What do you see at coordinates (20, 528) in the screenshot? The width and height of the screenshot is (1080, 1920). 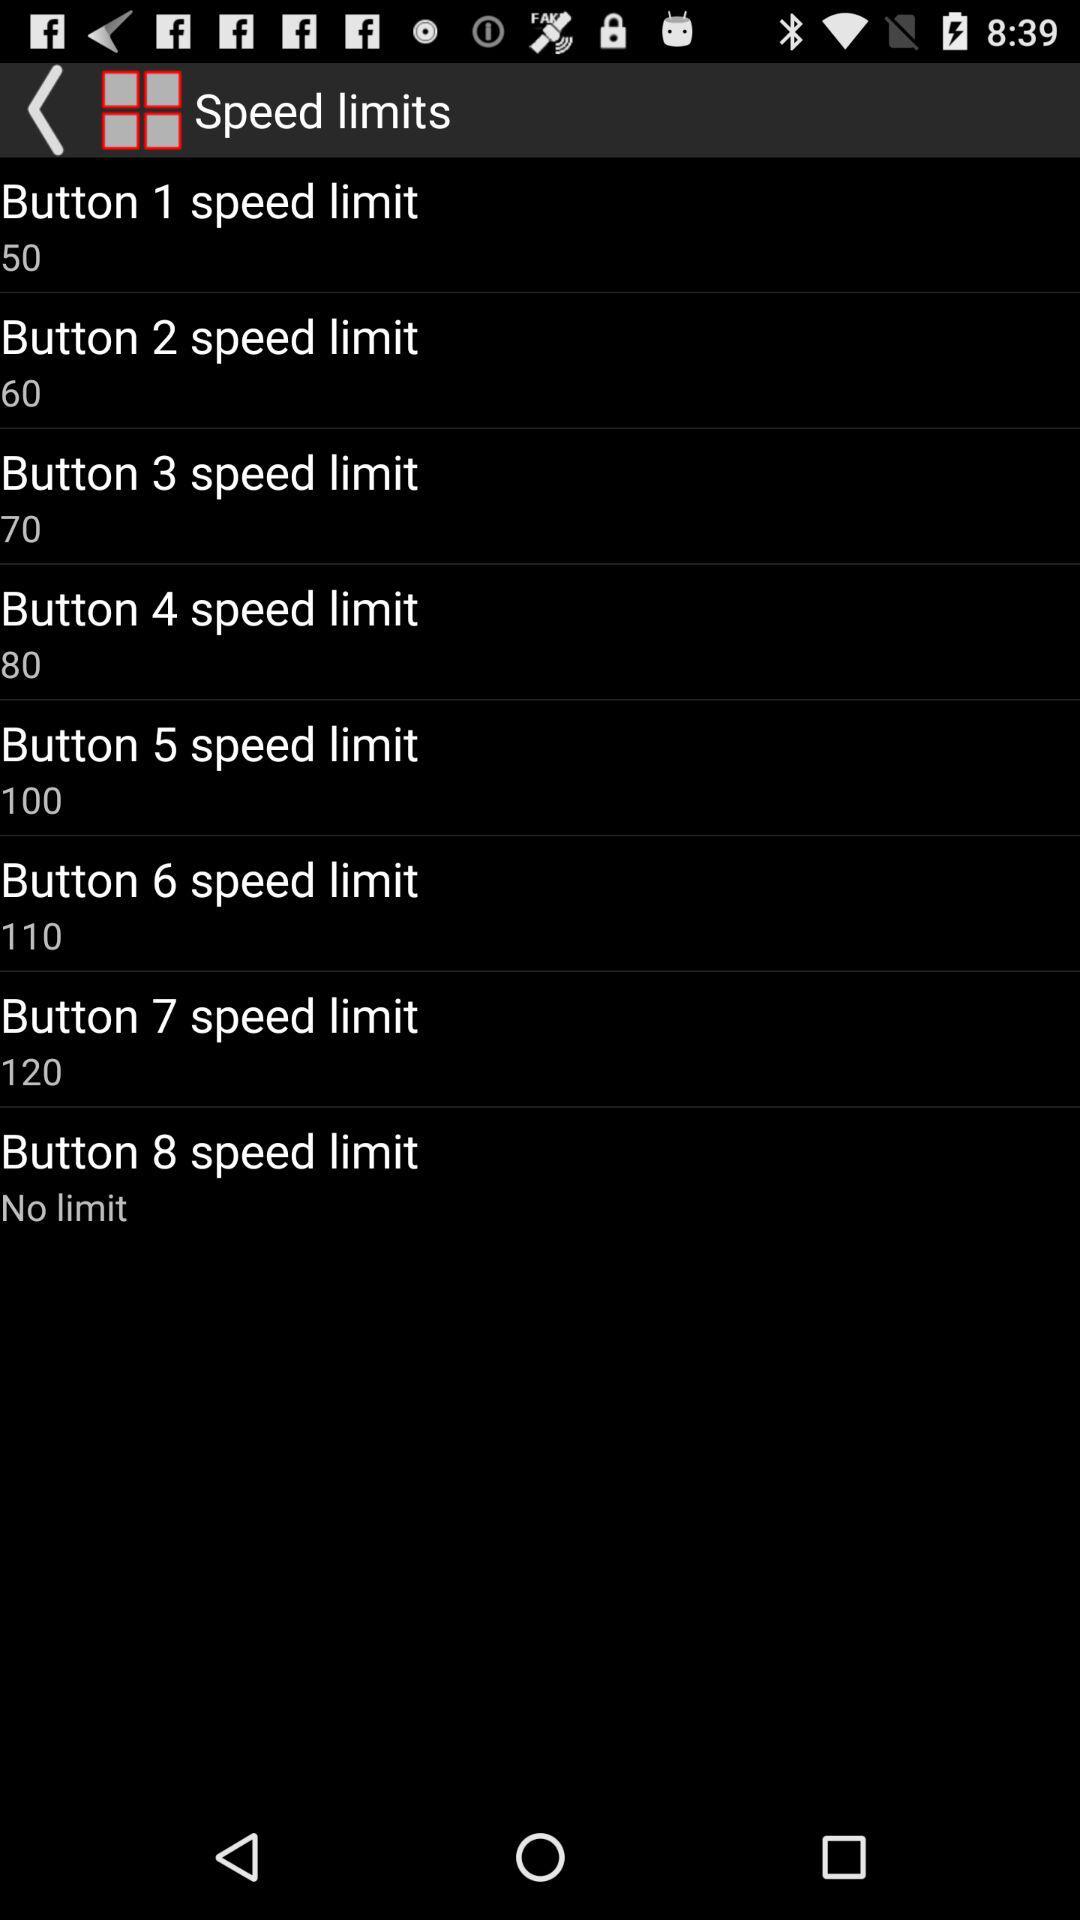 I see `the 70 item` at bounding box center [20, 528].